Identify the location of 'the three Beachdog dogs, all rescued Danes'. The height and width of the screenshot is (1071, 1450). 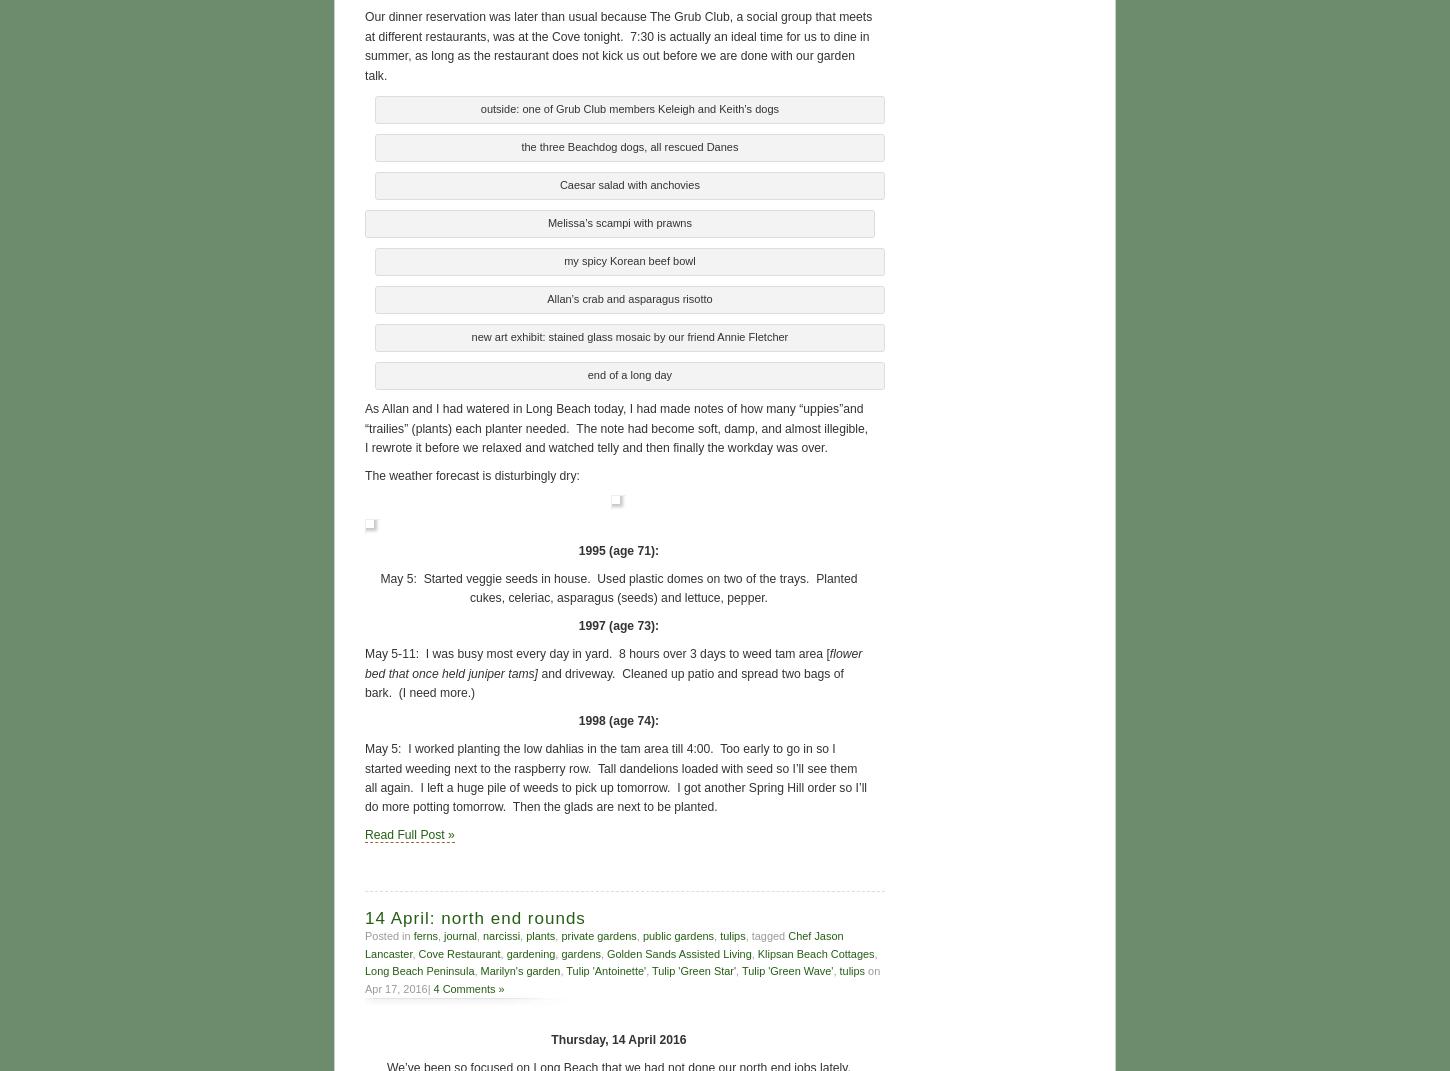
(628, 145).